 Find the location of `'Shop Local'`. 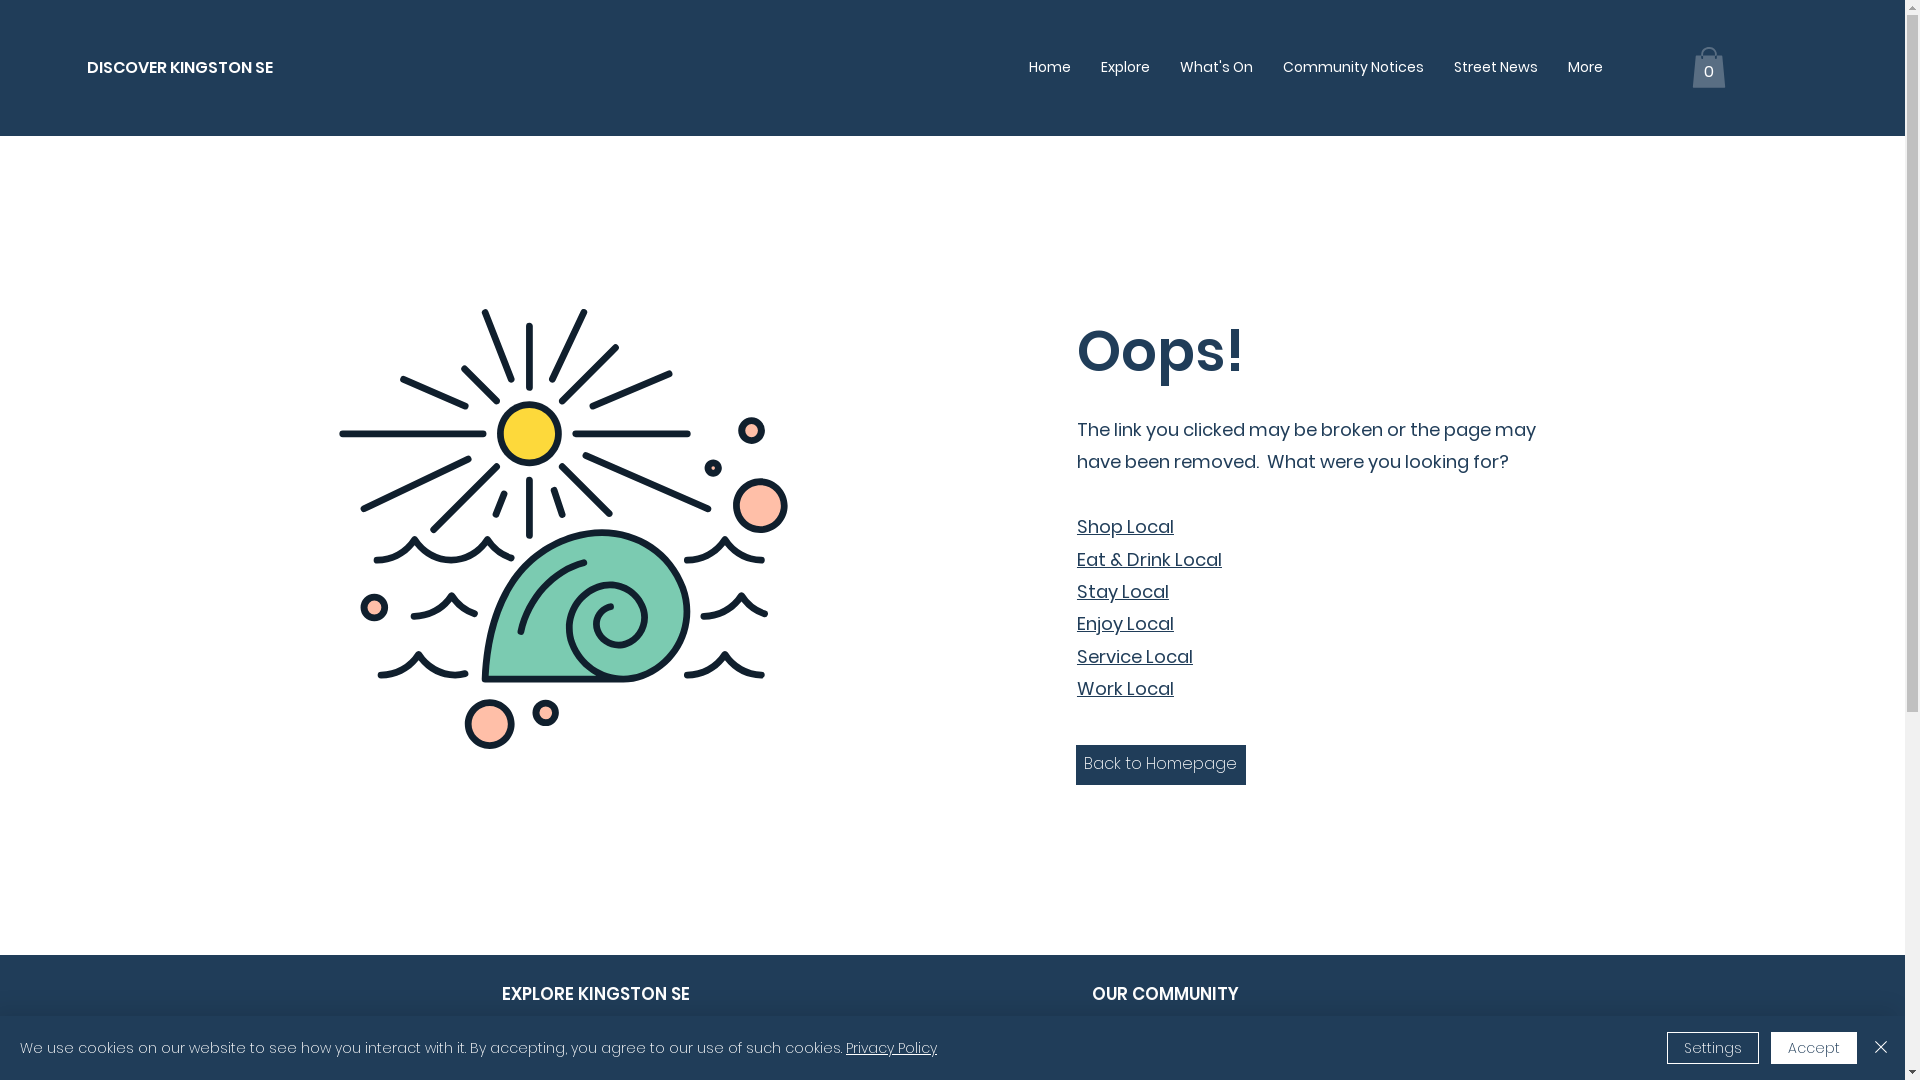

'Shop Local' is located at coordinates (1125, 525).